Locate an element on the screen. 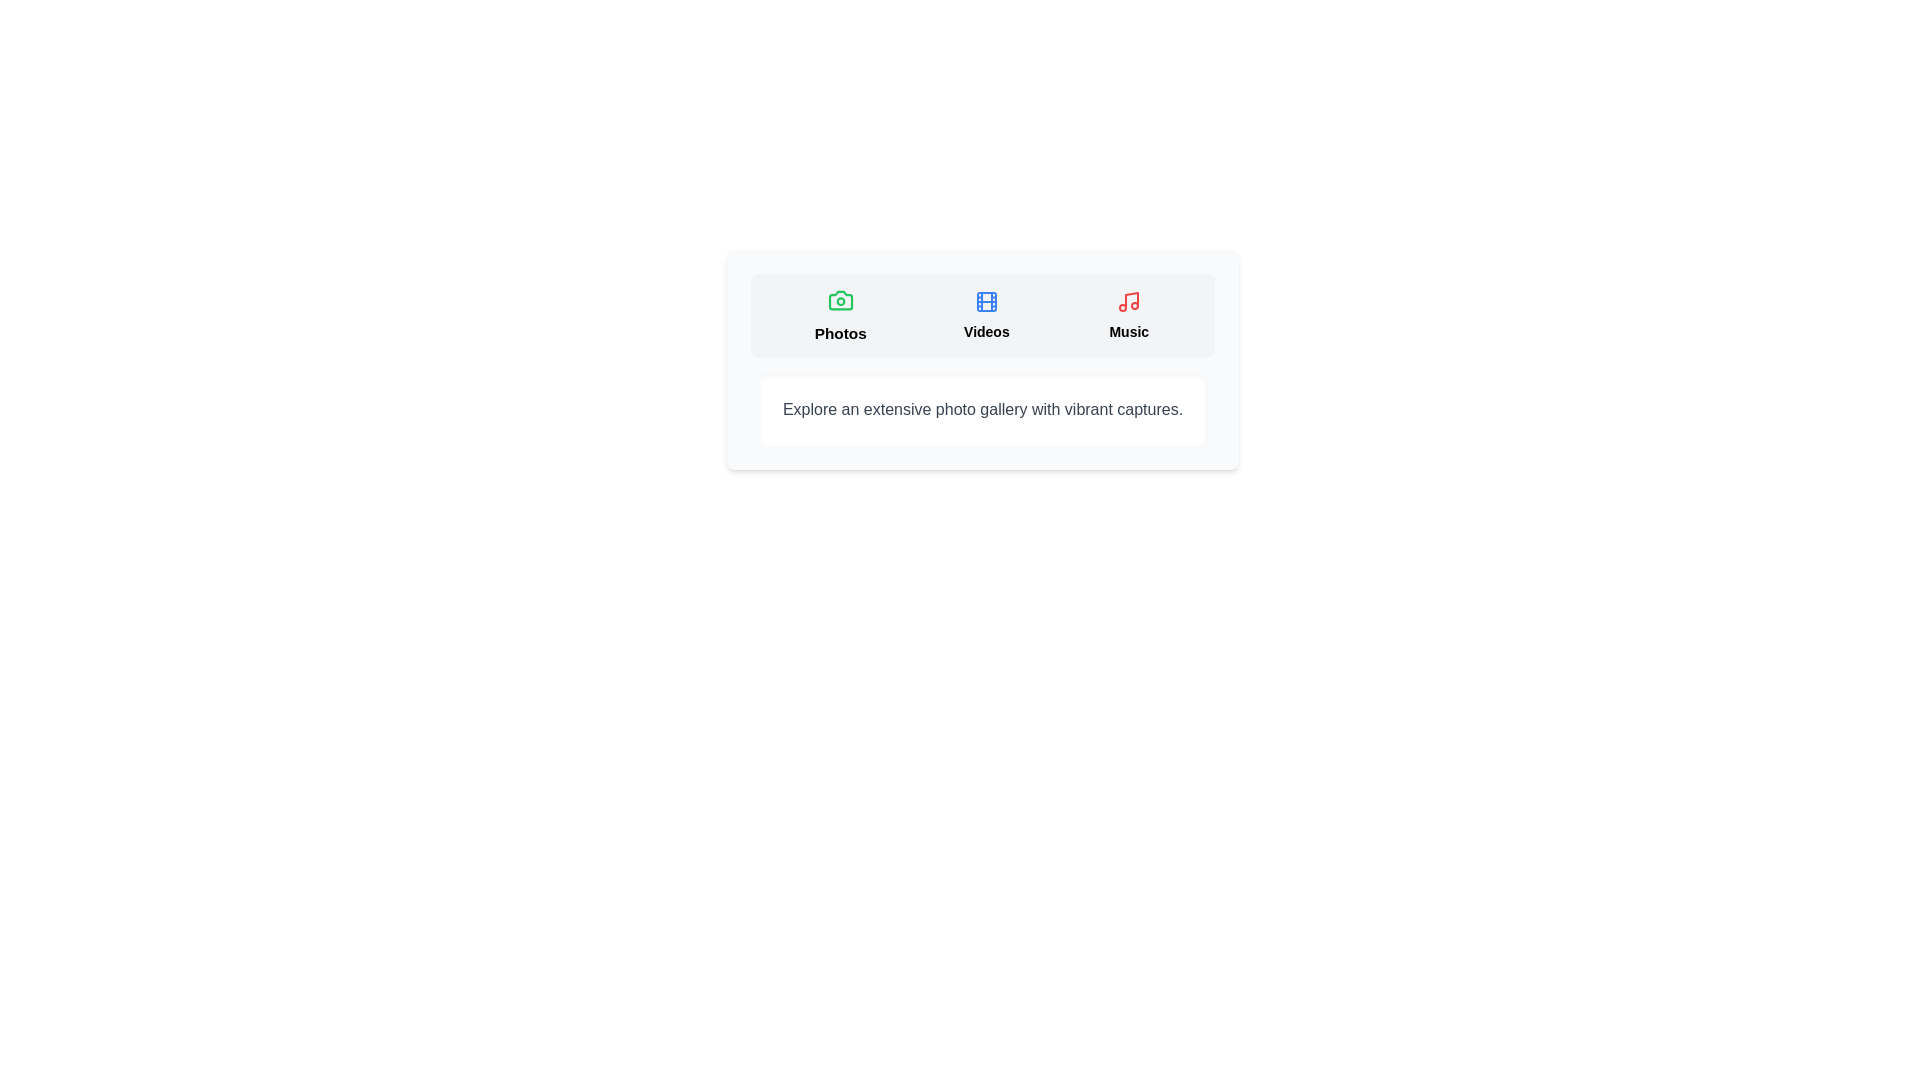 The image size is (1920, 1080). the Photos tab by clicking on it is located at coordinates (840, 315).